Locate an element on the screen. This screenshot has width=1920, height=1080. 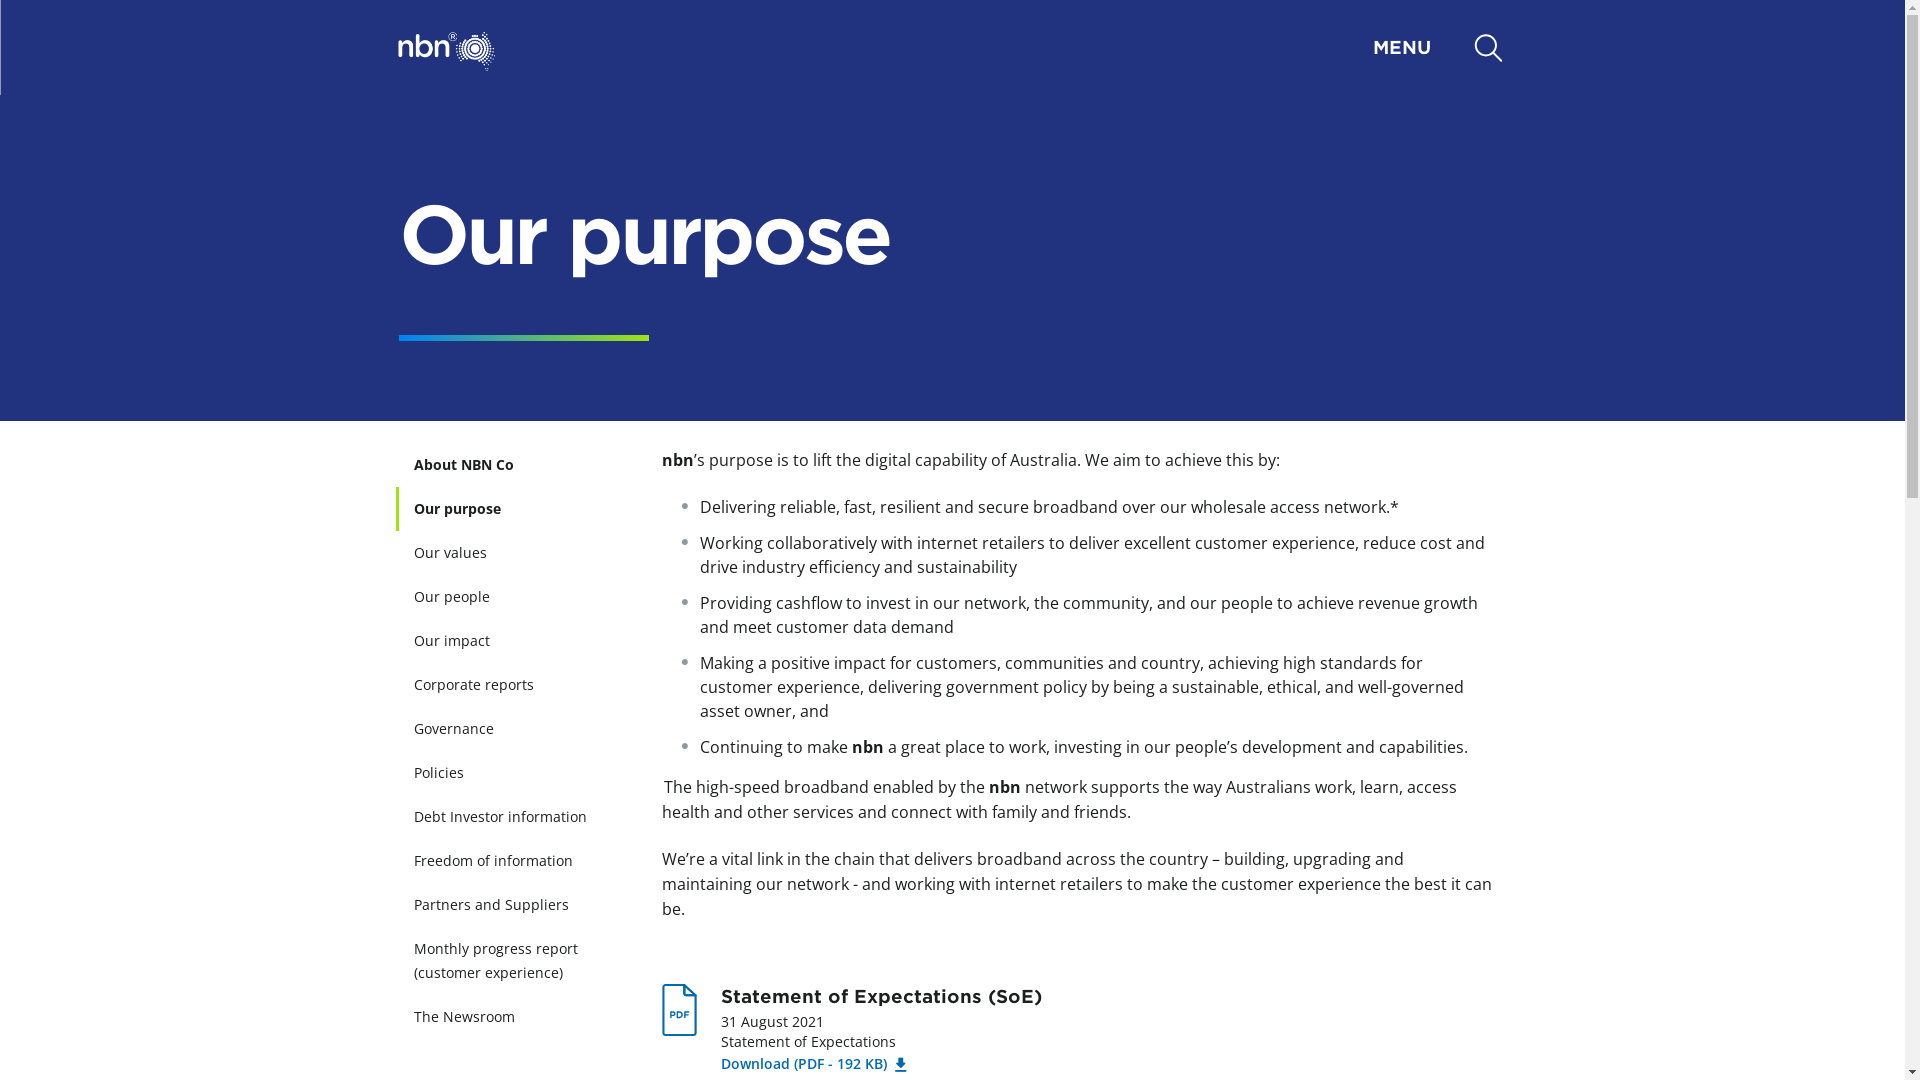
'Our people' is located at coordinates (398, 596).